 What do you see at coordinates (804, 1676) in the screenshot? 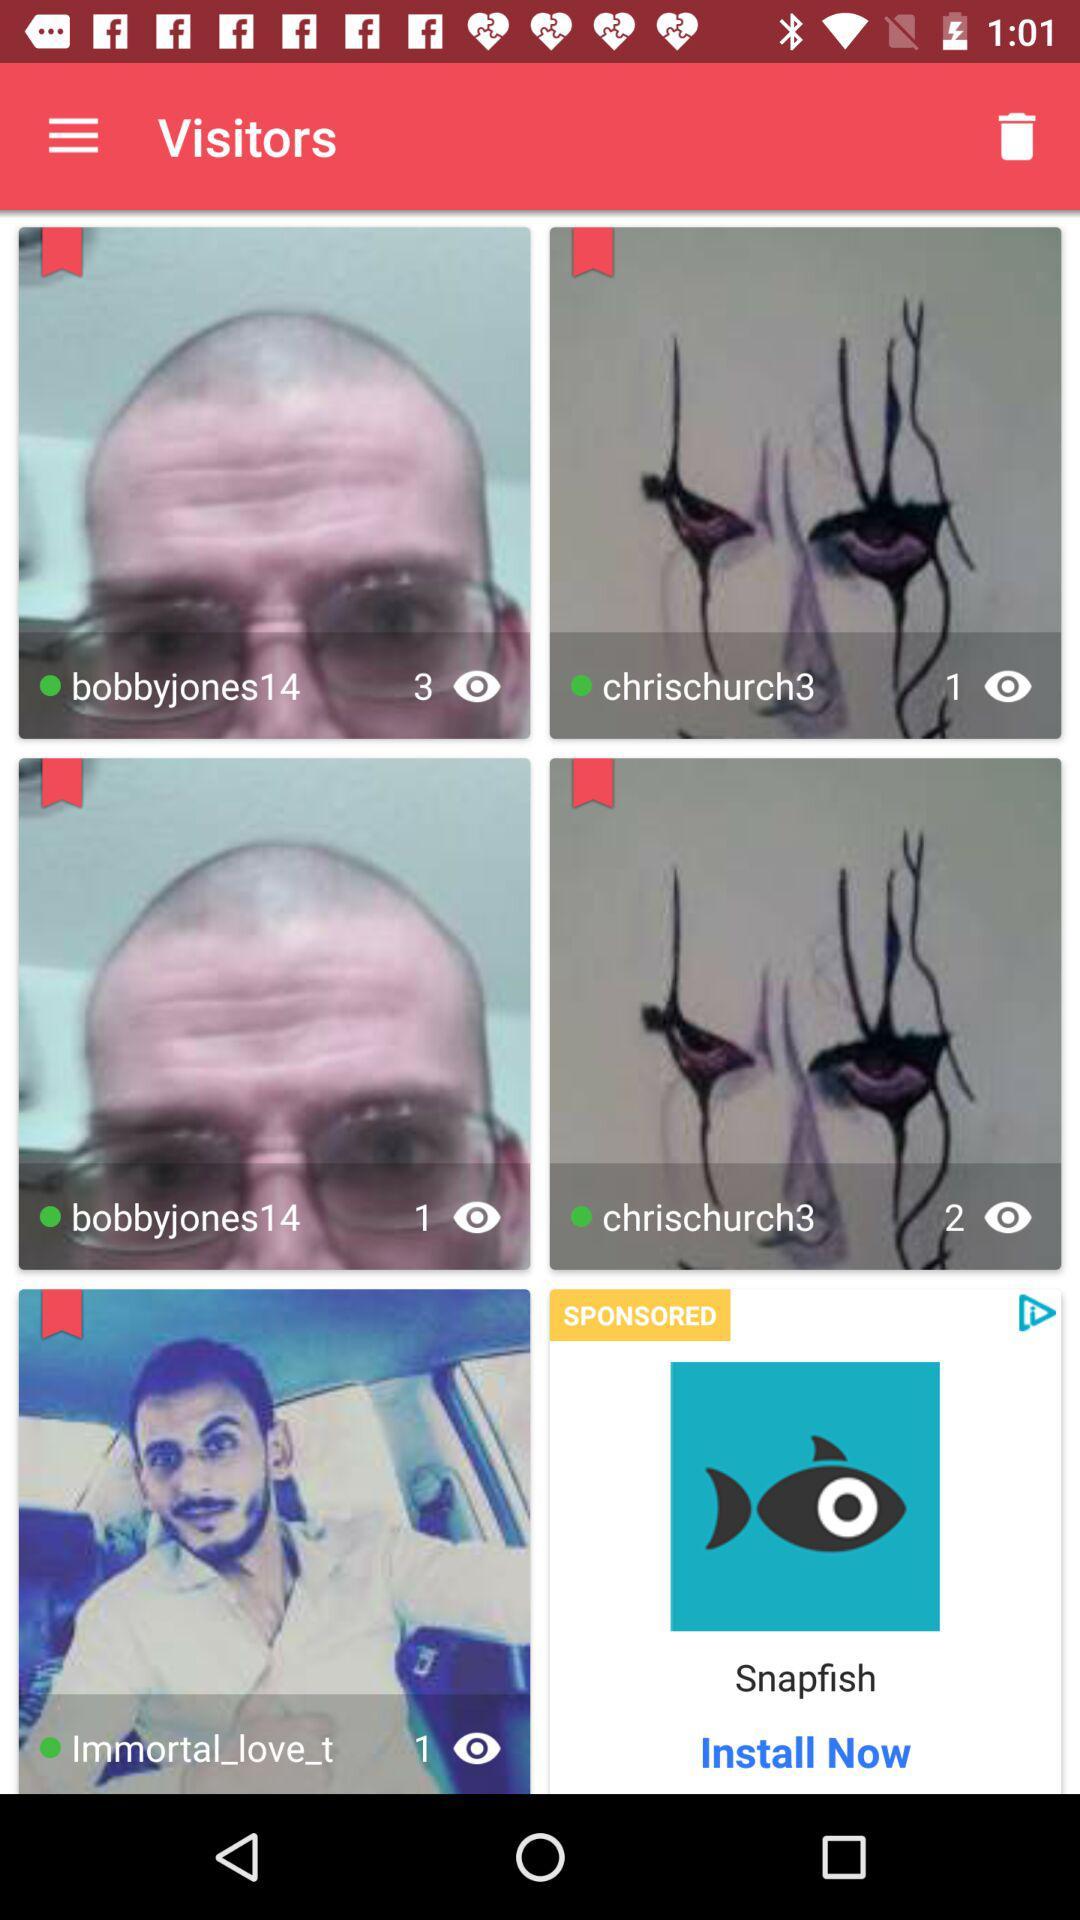
I see `the snapfish item` at bounding box center [804, 1676].